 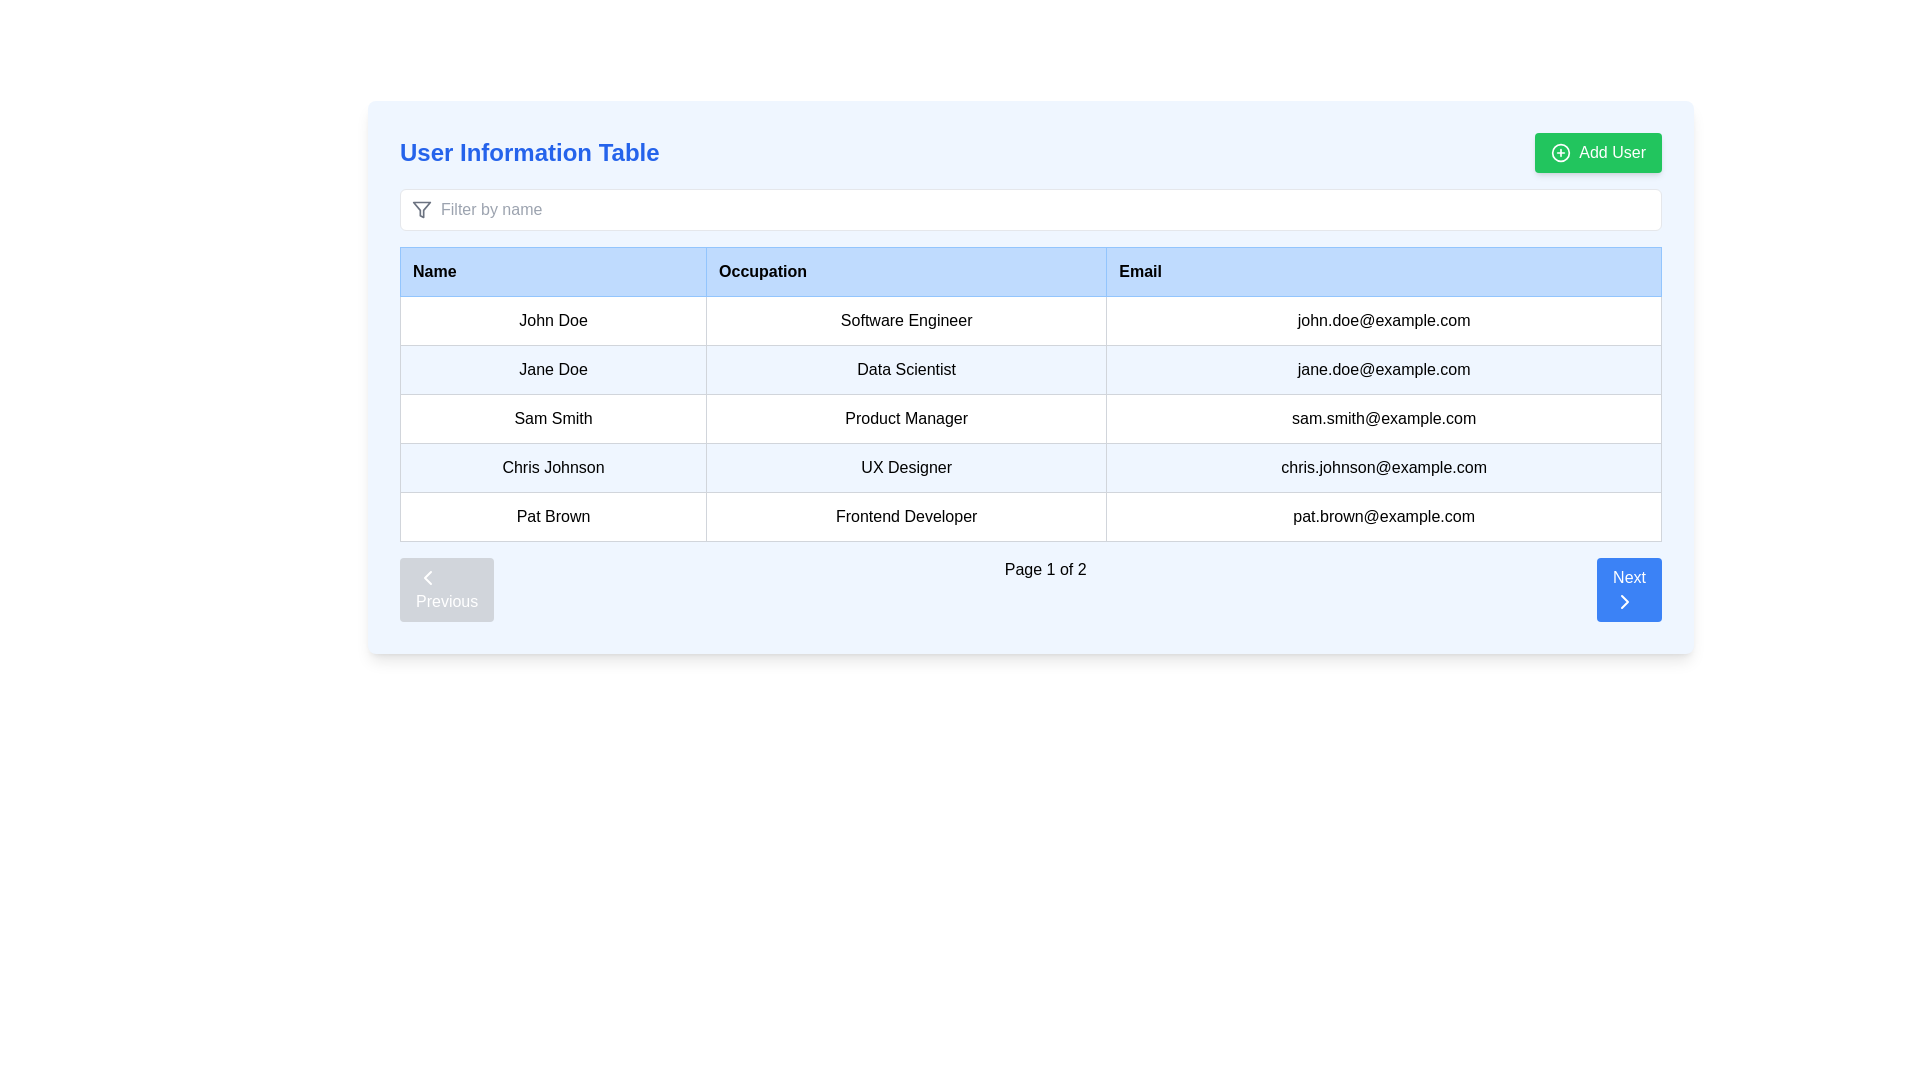 What do you see at coordinates (1383, 515) in the screenshot?
I see `the non-interactive Text label displaying the user's email address in the last row of the User Information Table` at bounding box center [1383, 515].